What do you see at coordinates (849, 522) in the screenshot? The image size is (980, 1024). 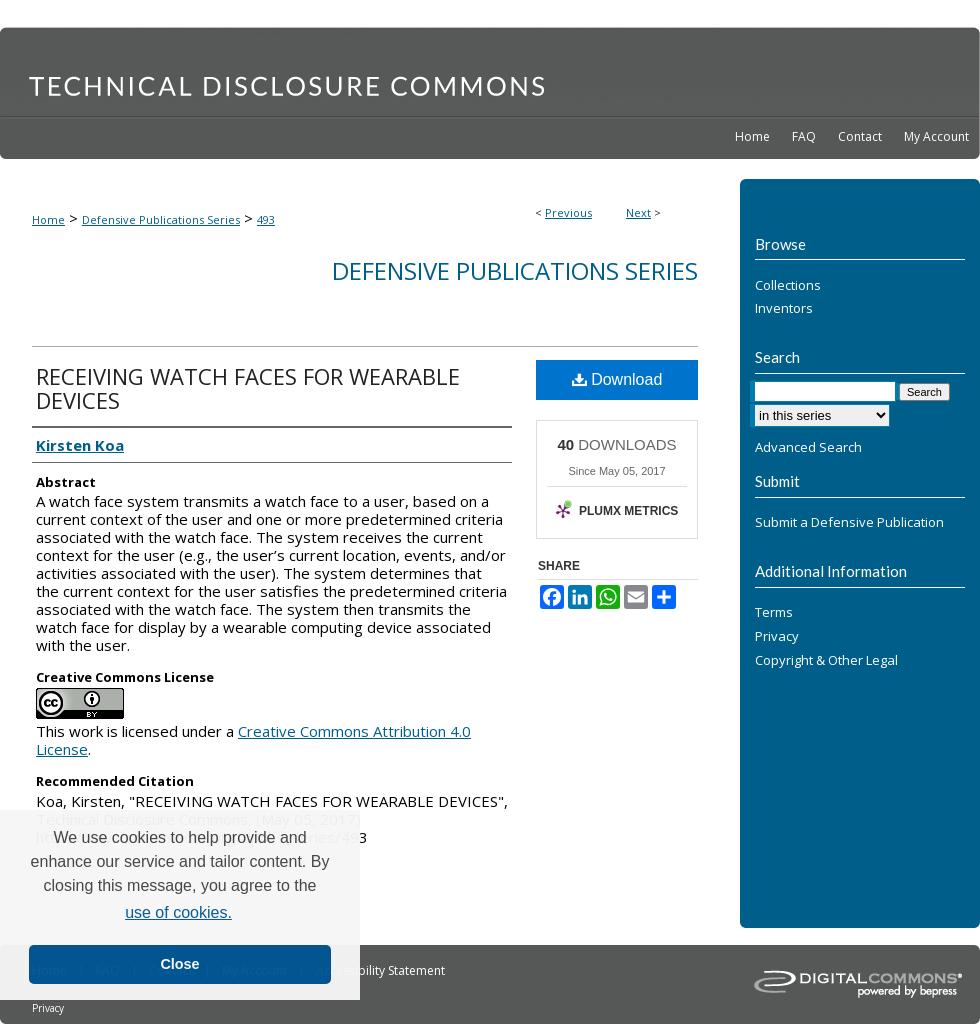 I see `'Submit a Defensive Publication'` at bounding box center [849, 522].